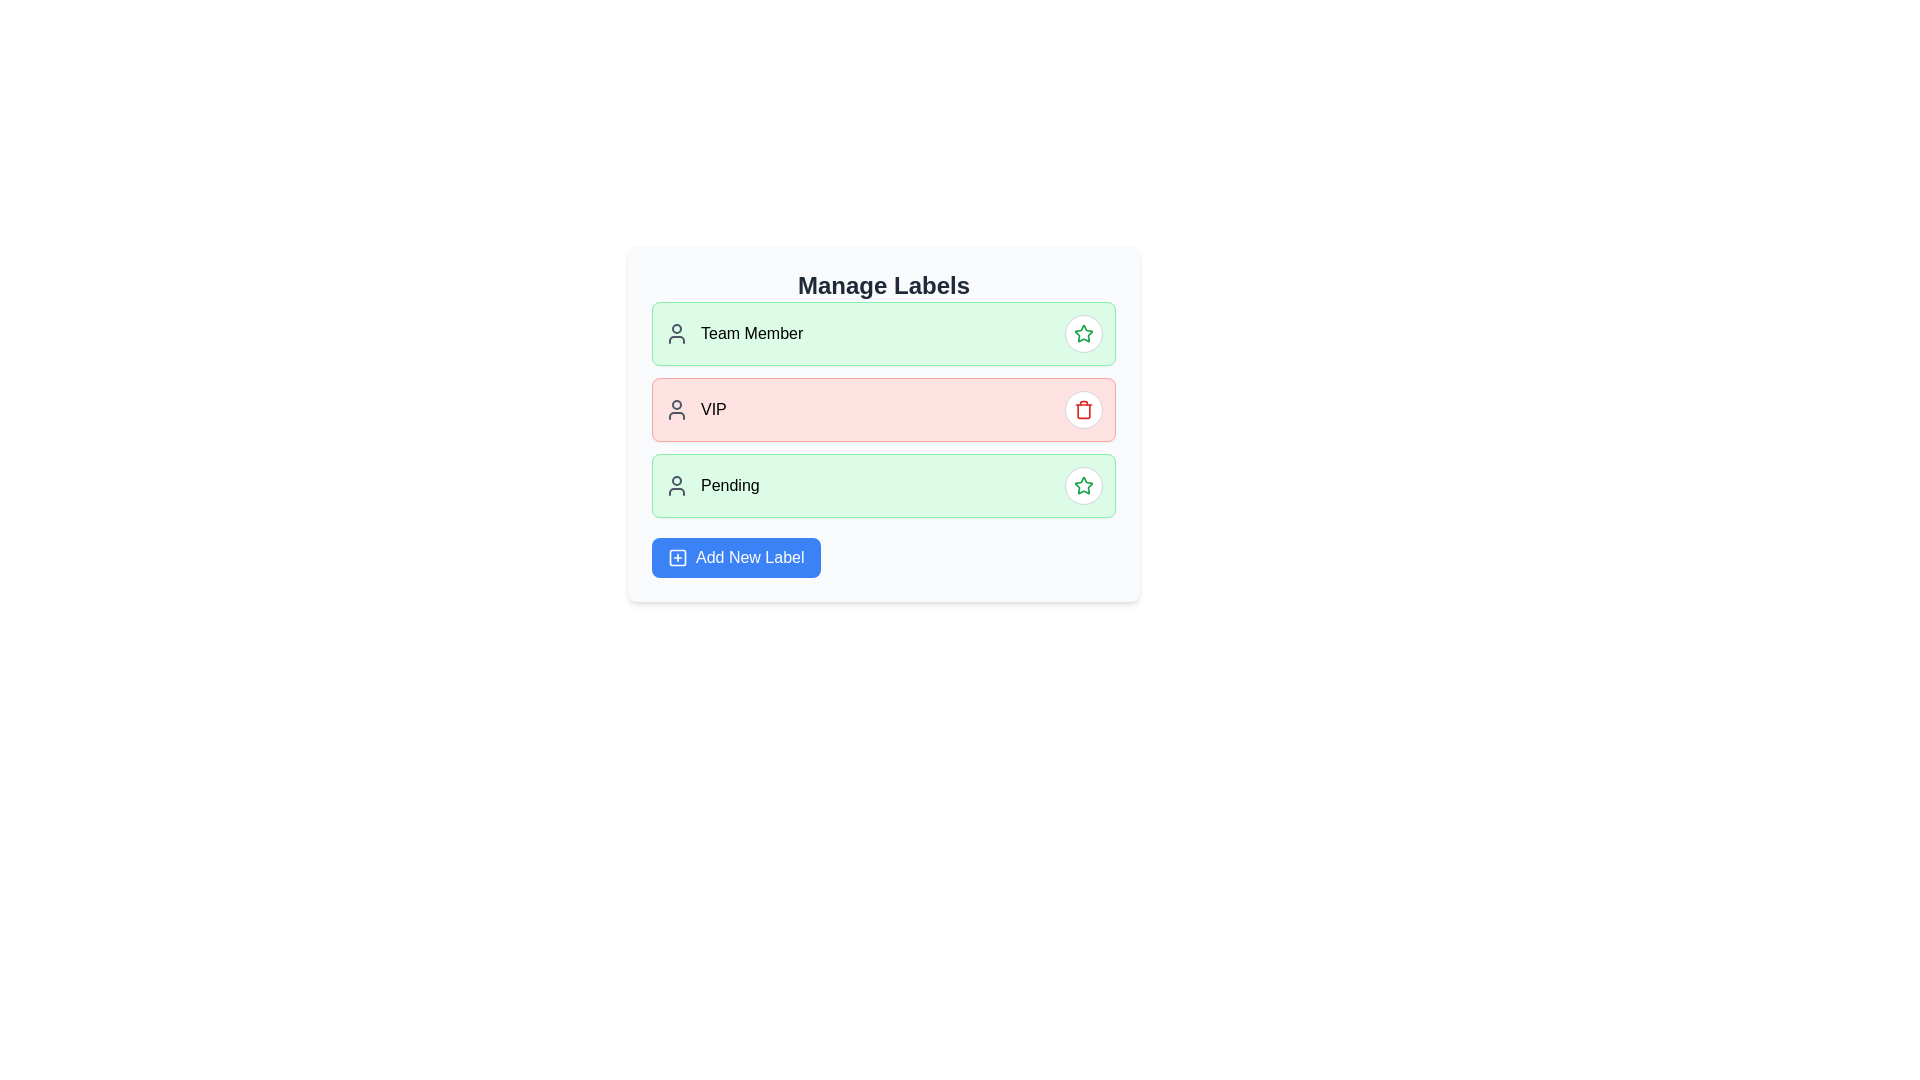 The width and height of the screenshot is (1920, 1080). I want to click on the 'VIP' categorization label, so click(882, 408).